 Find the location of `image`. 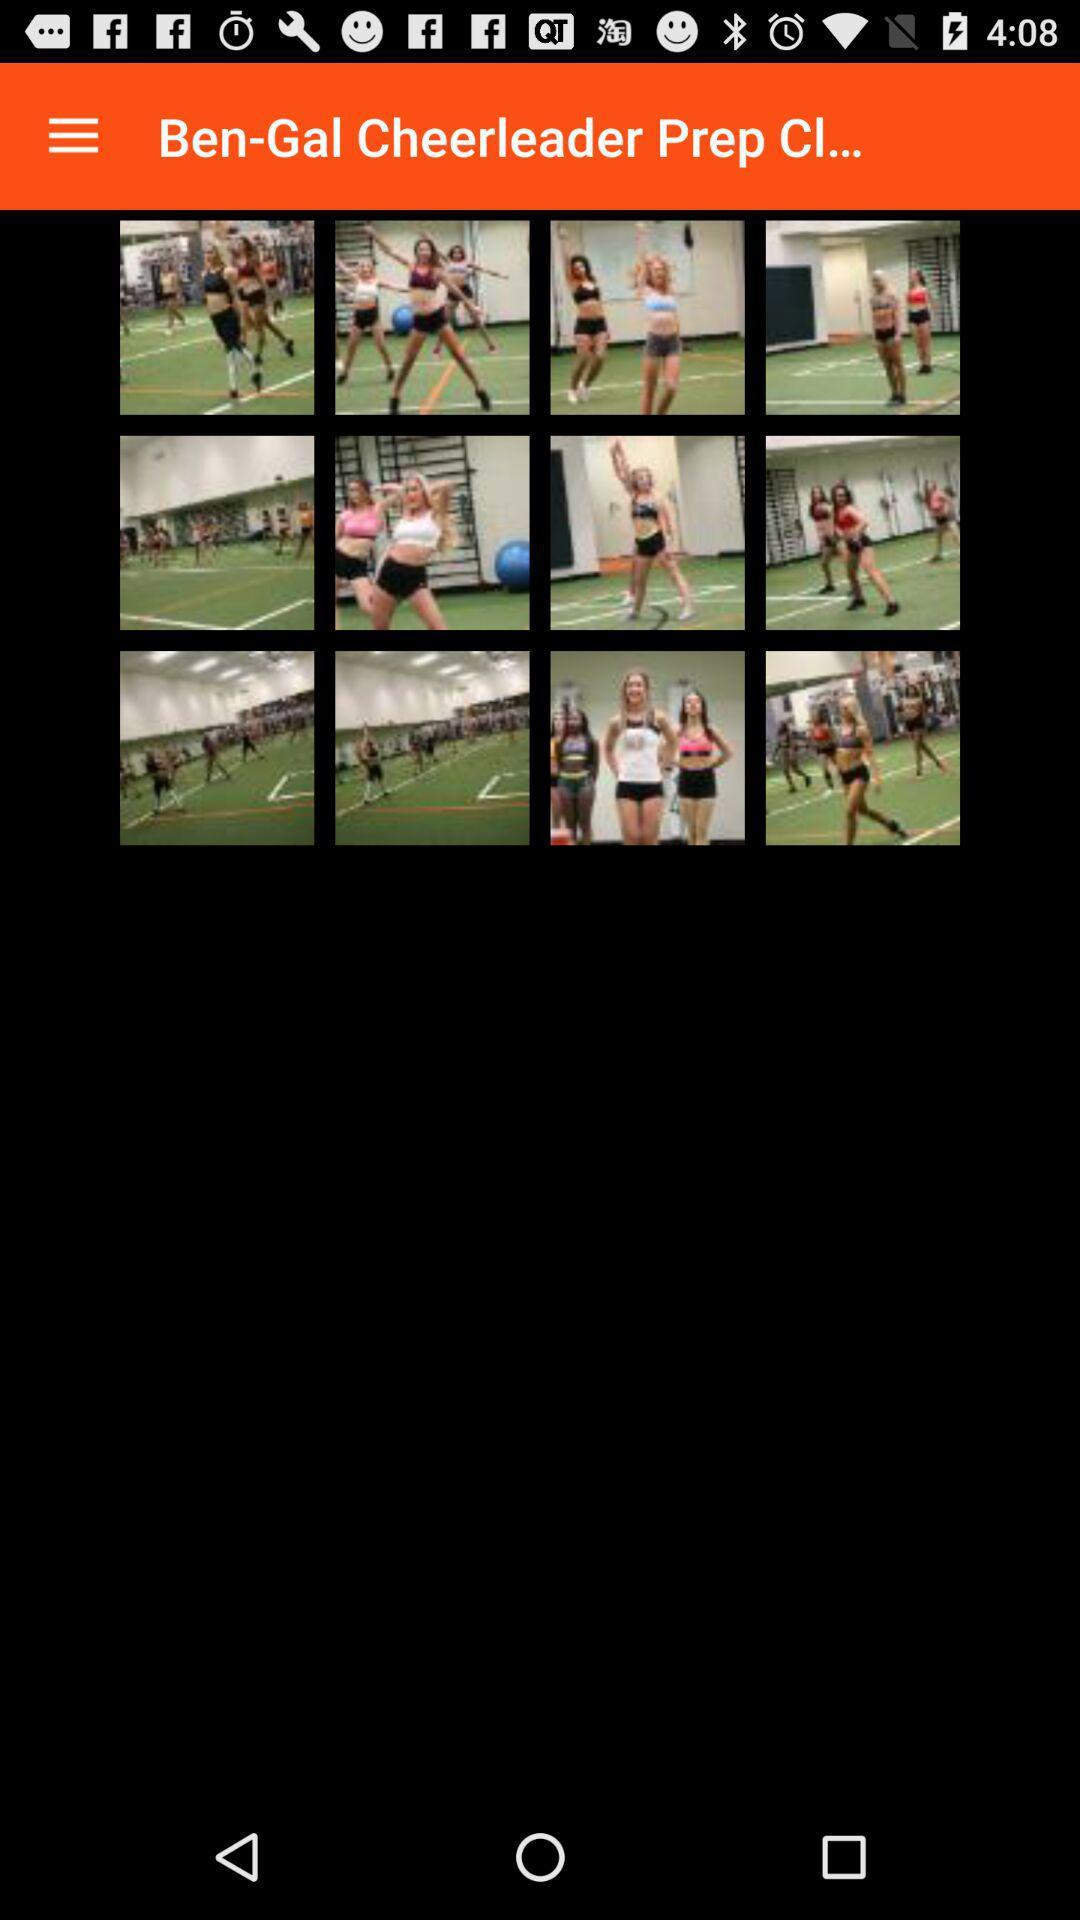

image is located at coordinates (431, 532).